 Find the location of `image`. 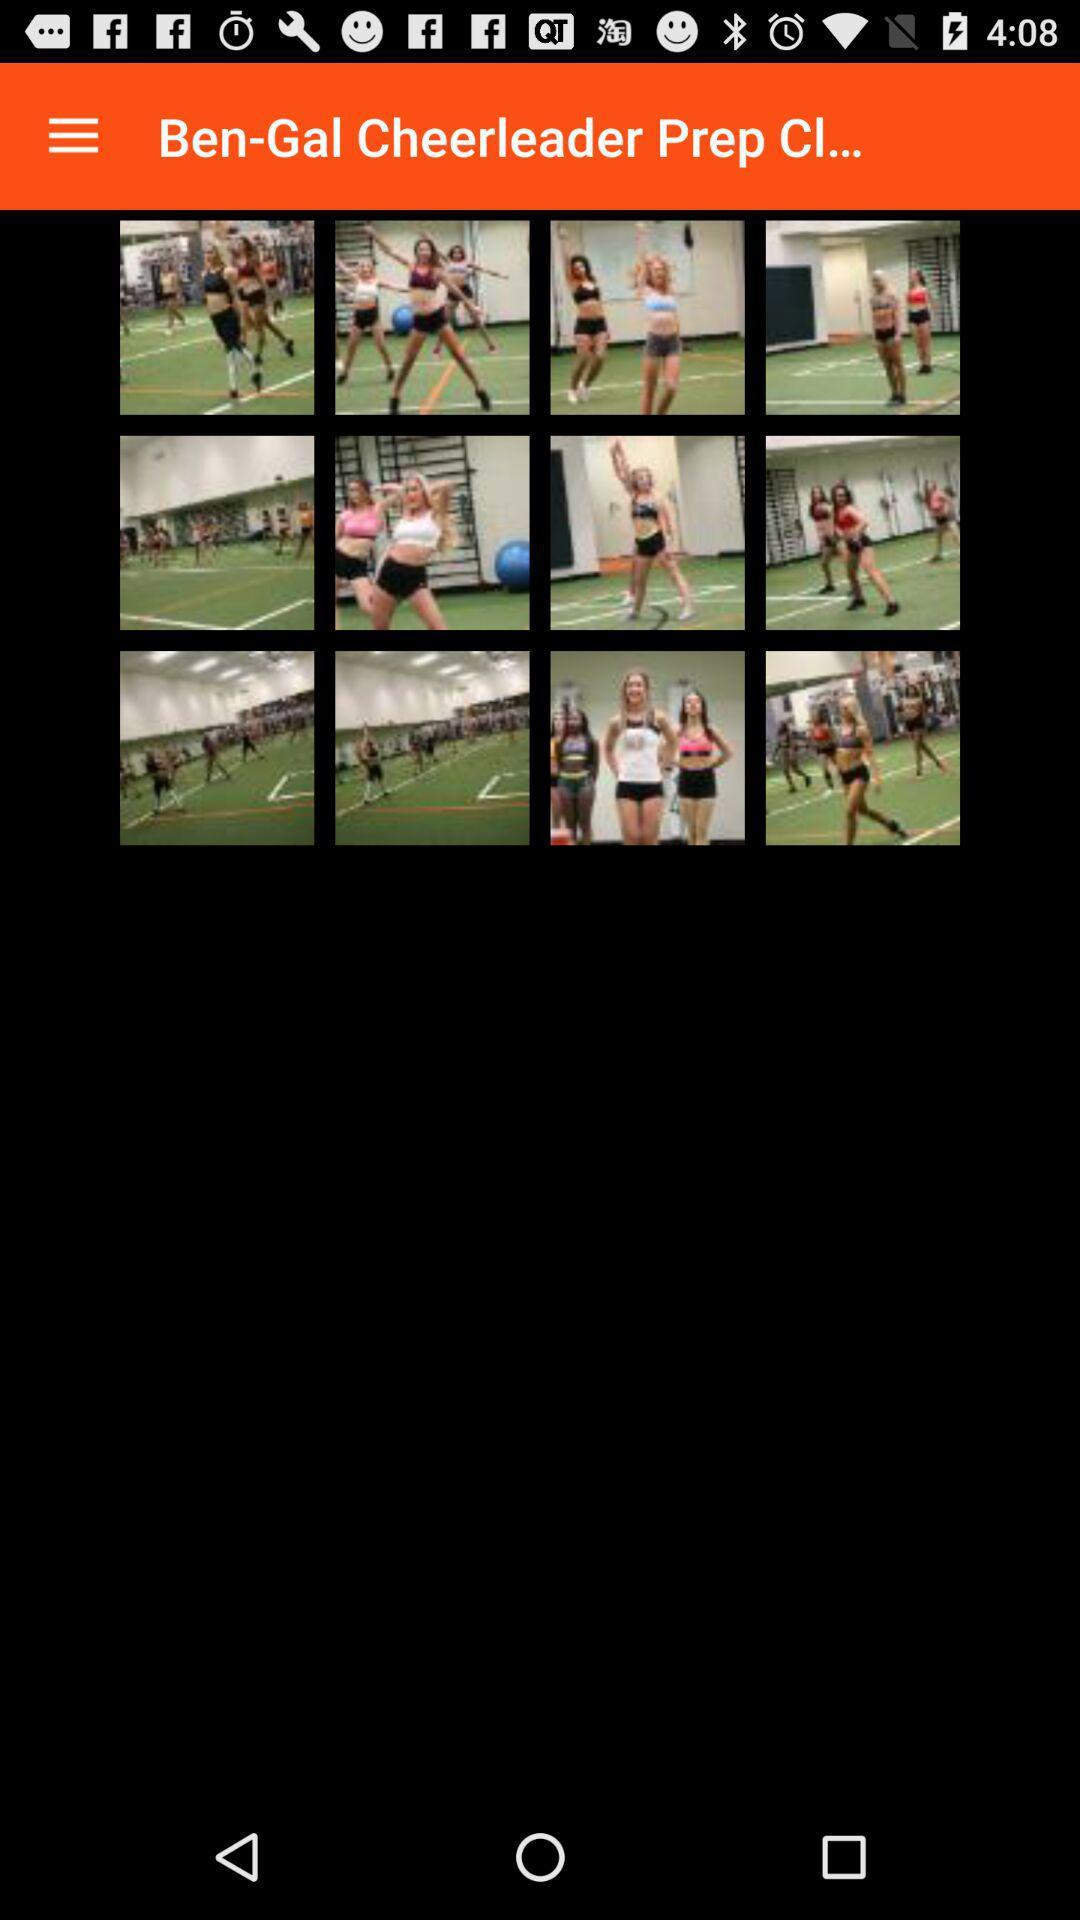

image is located at coordinates (431, 532).